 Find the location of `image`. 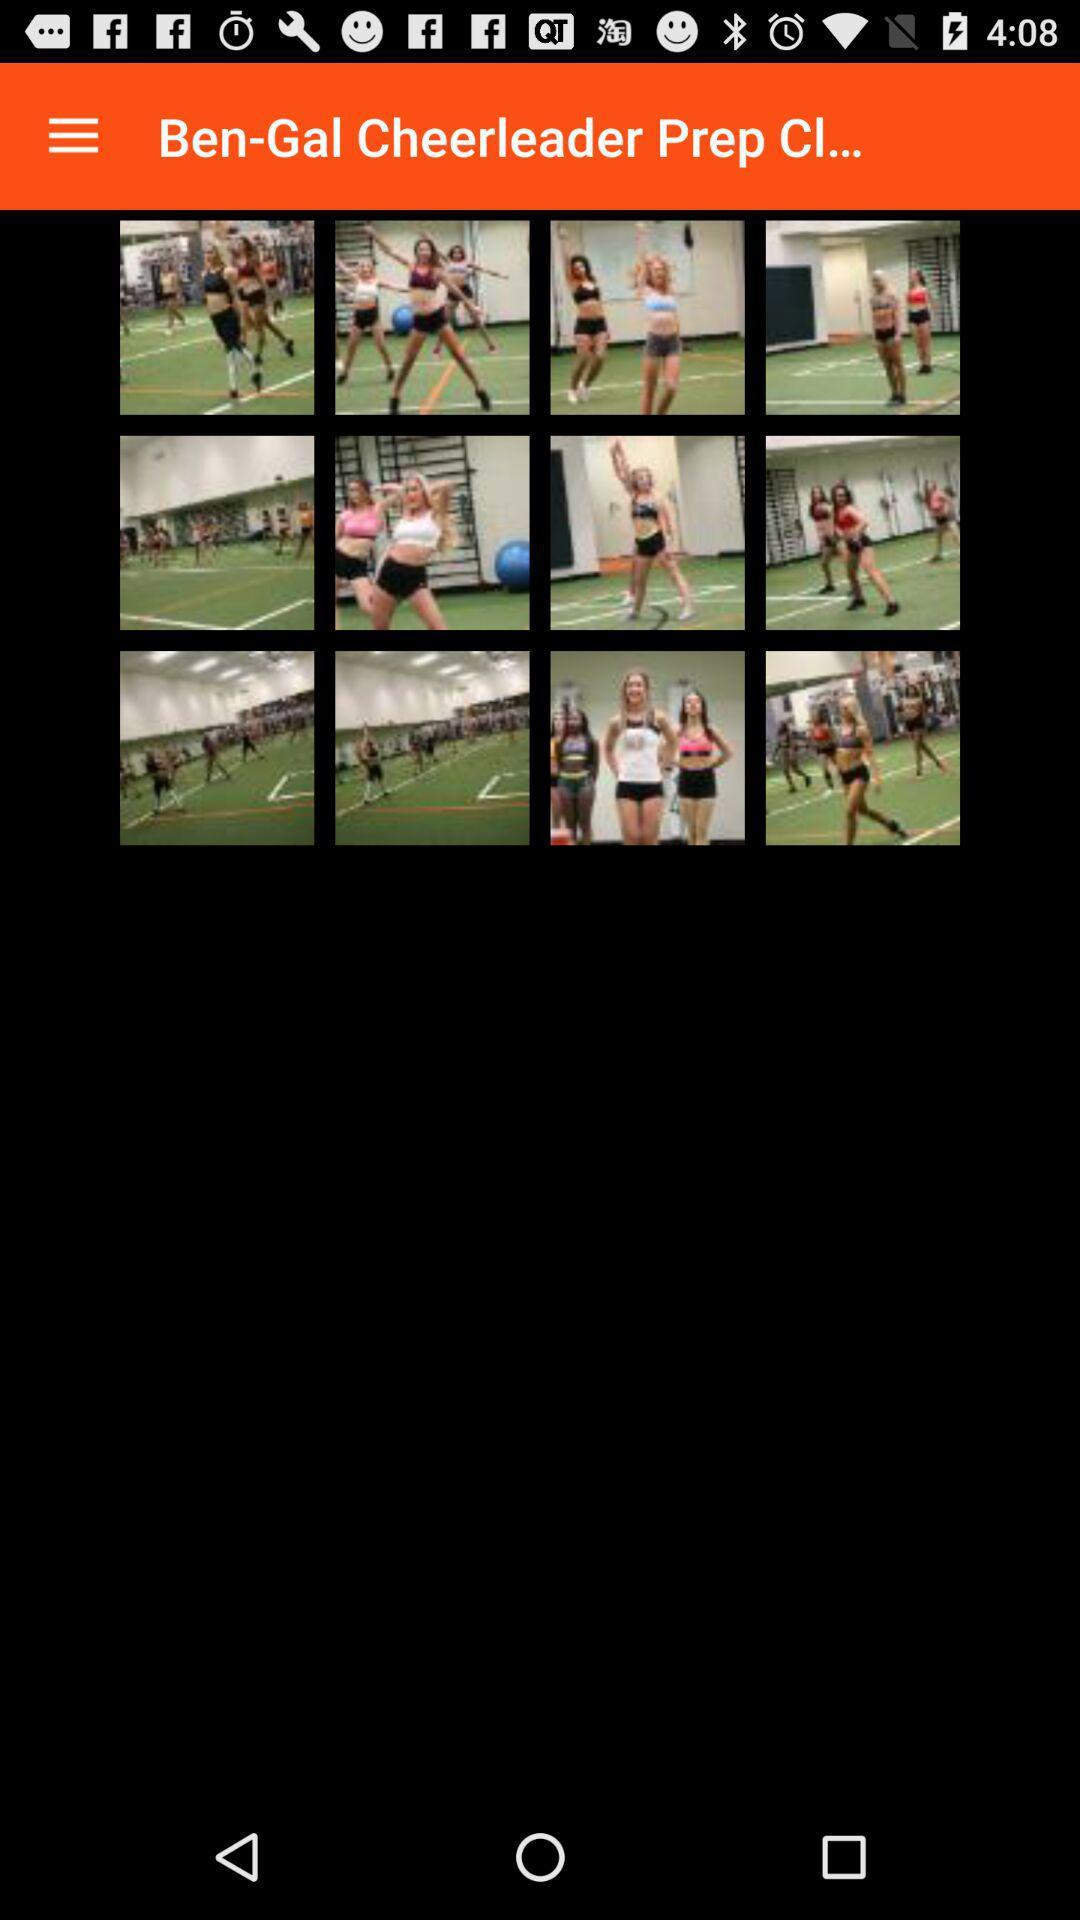

image is located at coordinates (431, 532).